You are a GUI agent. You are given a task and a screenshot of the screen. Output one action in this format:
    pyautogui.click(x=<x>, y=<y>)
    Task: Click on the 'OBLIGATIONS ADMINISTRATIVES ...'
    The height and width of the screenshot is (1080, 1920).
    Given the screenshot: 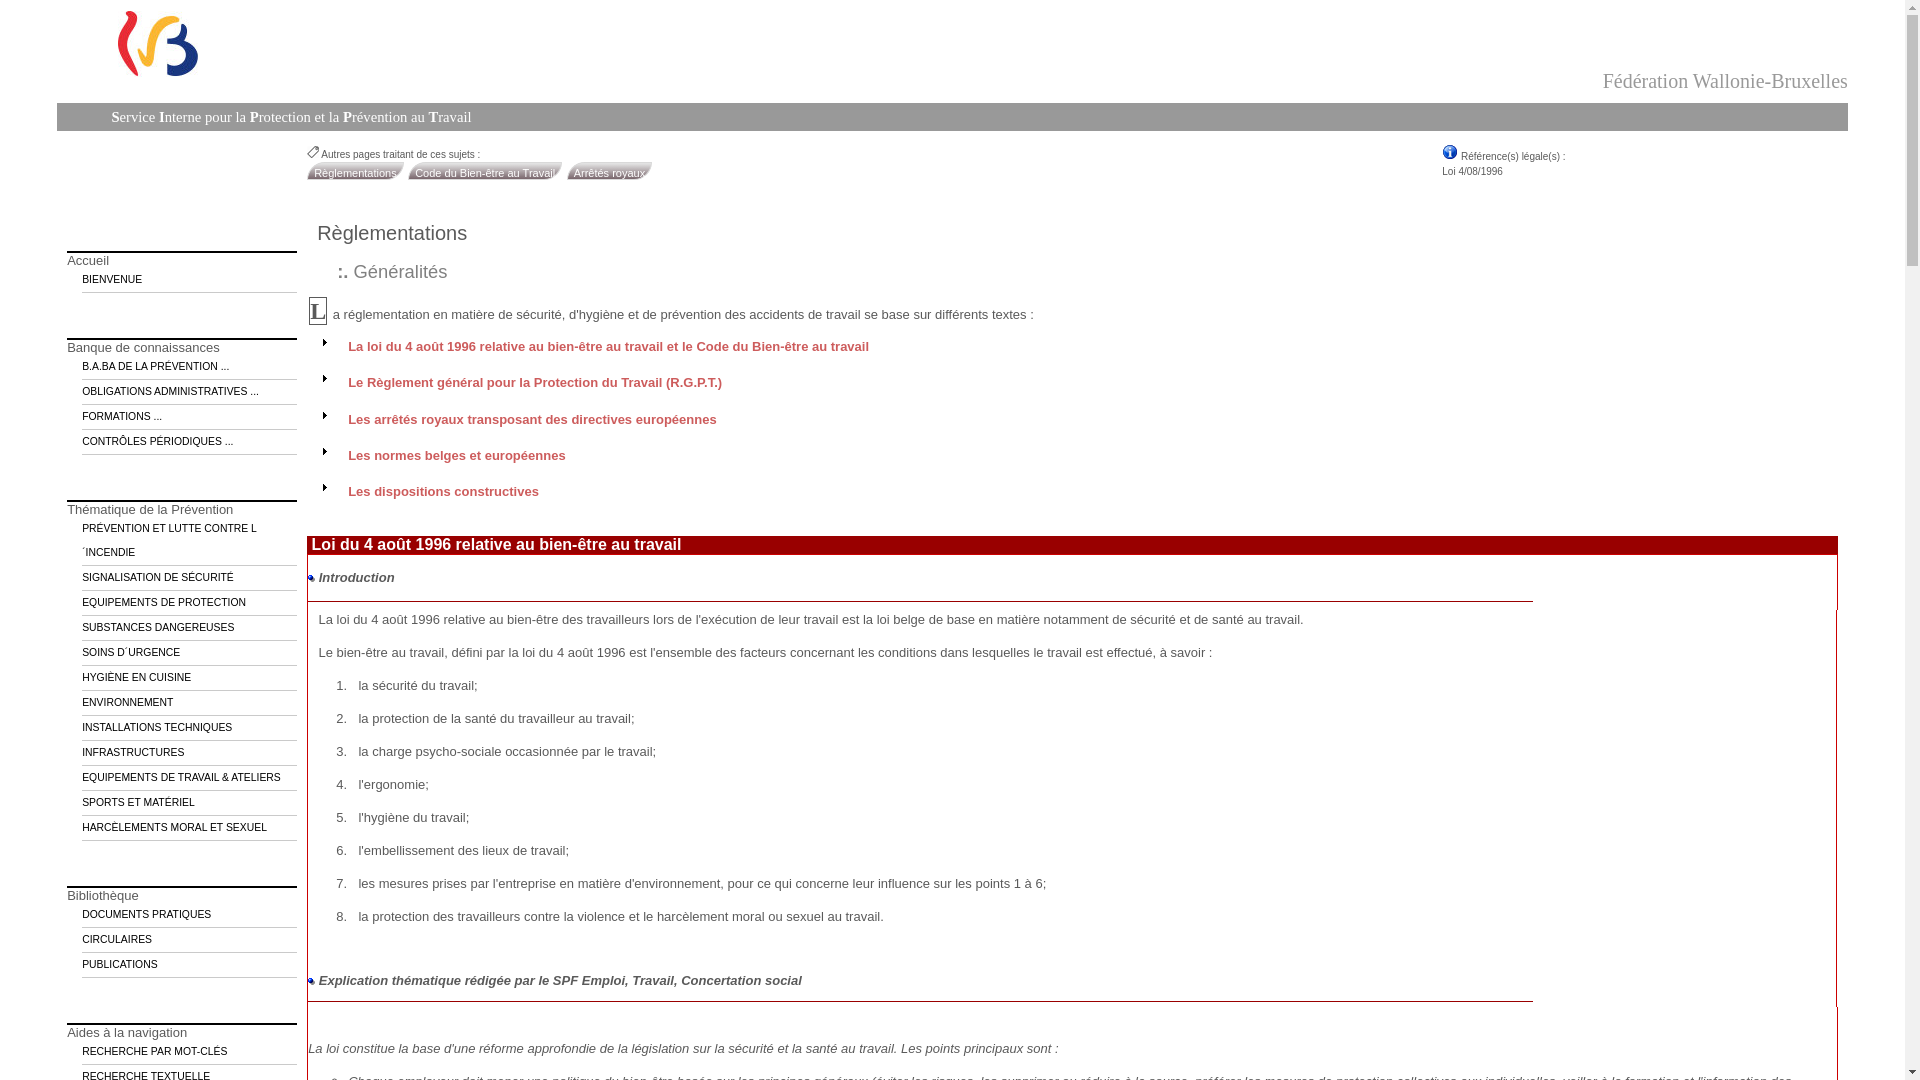 What is the action you would take?
    pyautogui.click(x=189, y=392)
    